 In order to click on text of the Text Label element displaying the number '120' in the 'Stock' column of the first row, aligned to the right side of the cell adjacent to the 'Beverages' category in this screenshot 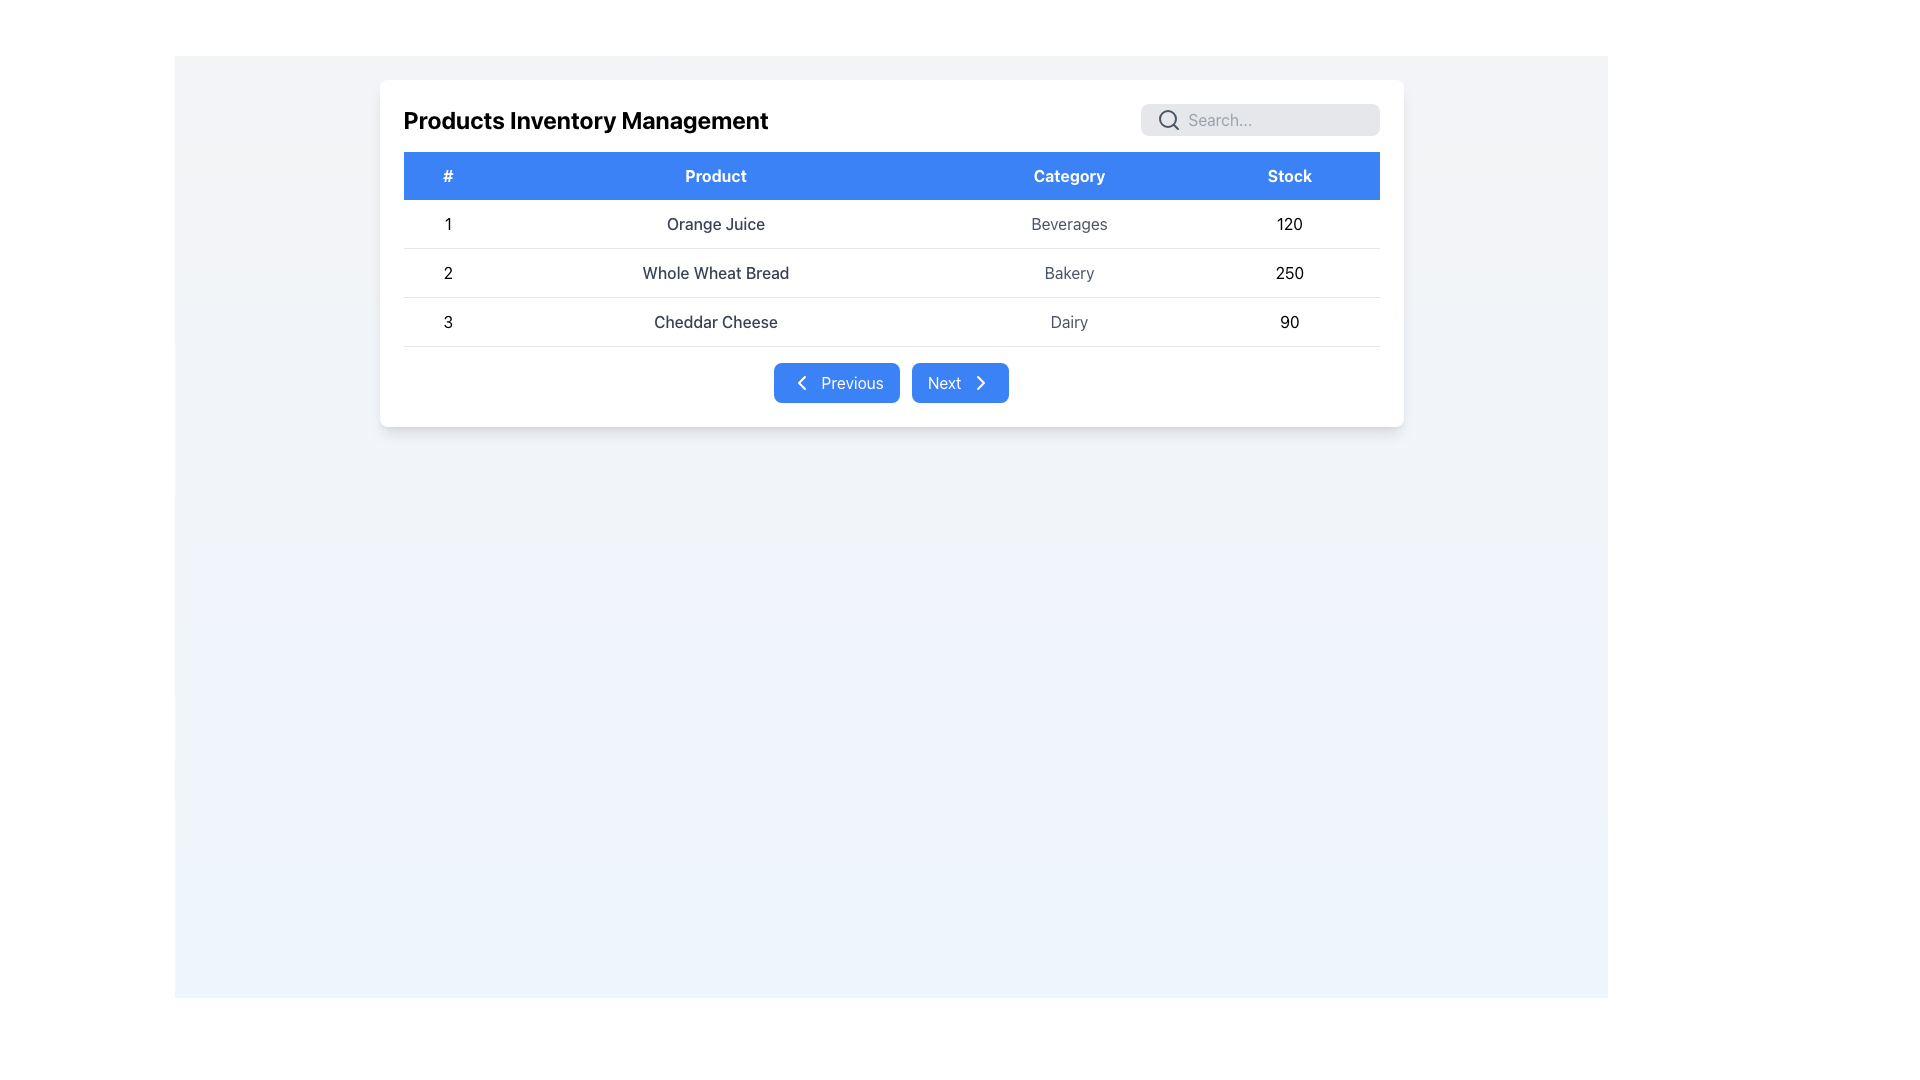, I will do `click(1289, 224)`.